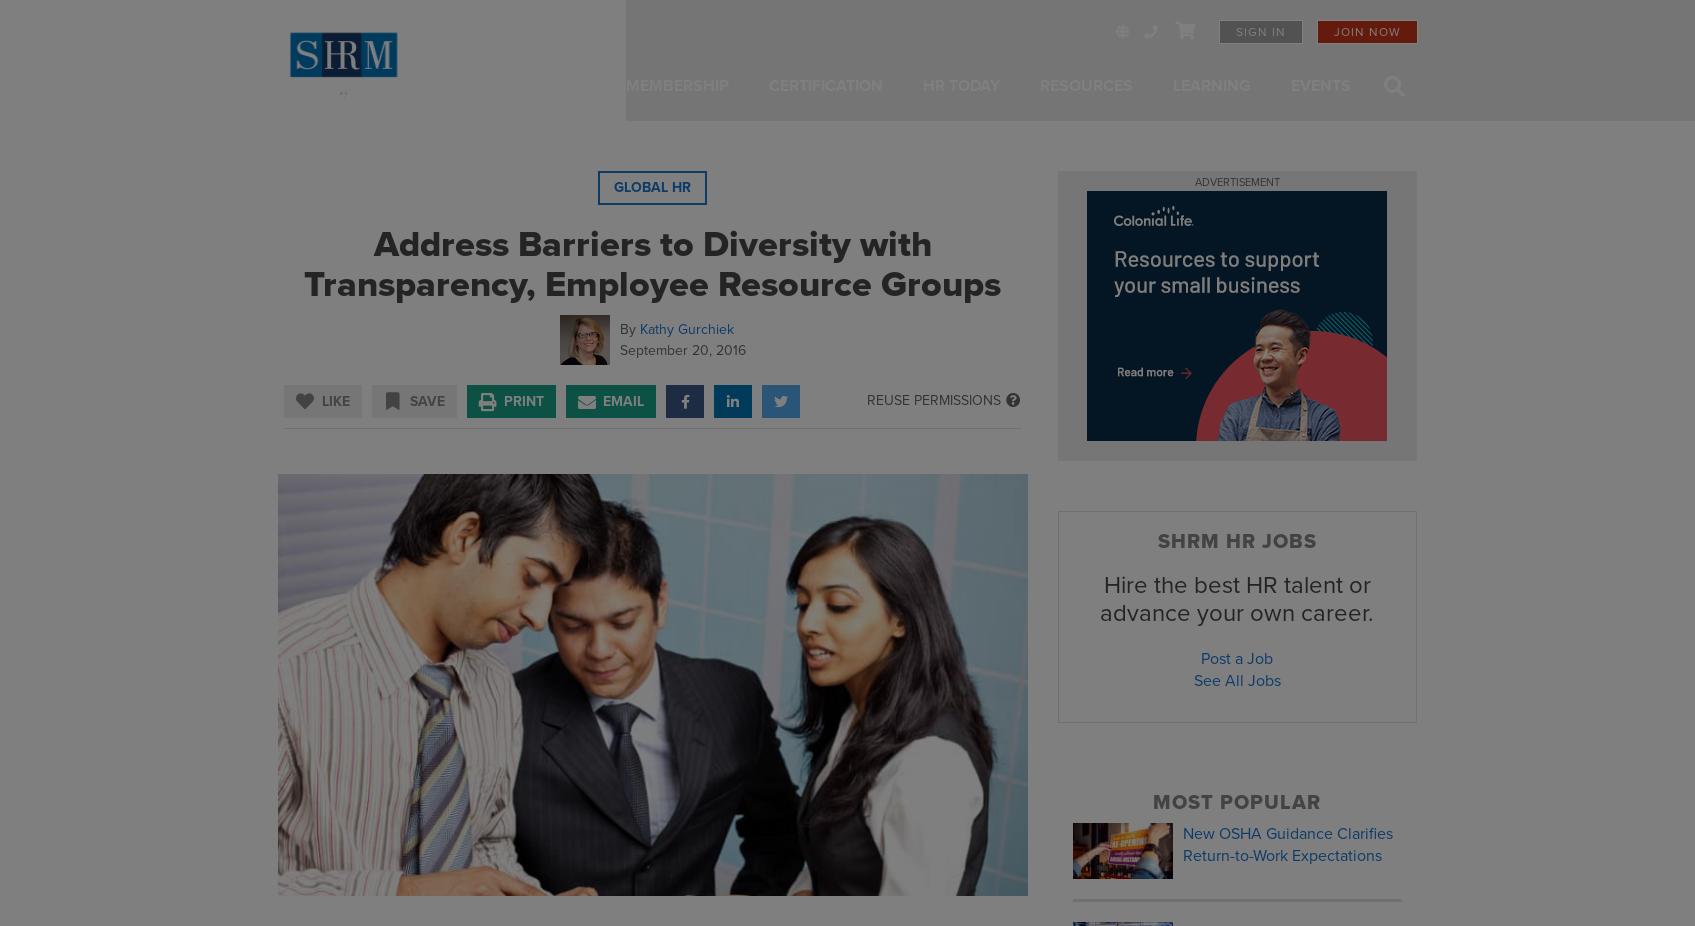 This screenshot has width=1695, height=926. Describe the element at coordinates (523, 400) in the screenshot. I see `'PRINT'` at that location.